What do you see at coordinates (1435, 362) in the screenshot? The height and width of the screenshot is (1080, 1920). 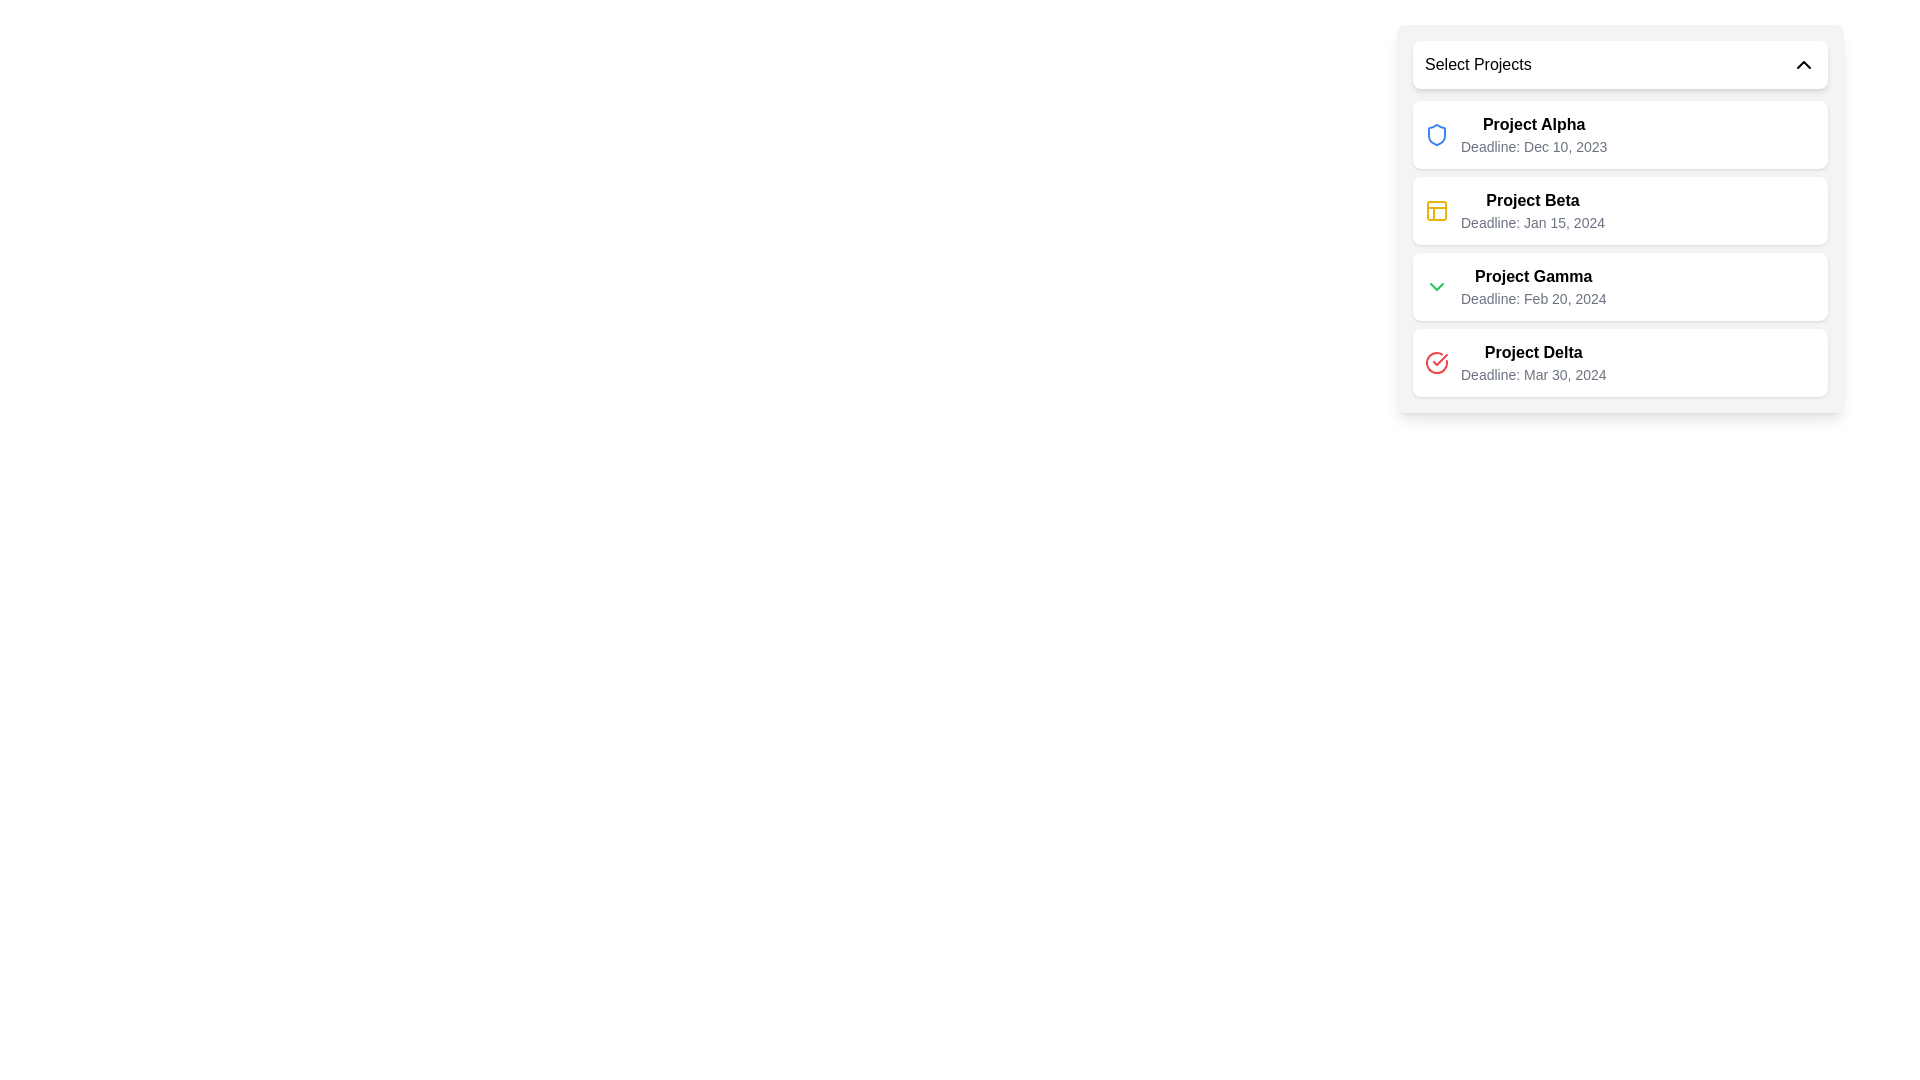 I see `the circular check icon representing the status of the 'Project Delta' entry in the graphical component` at bounding box center [1435, 362].